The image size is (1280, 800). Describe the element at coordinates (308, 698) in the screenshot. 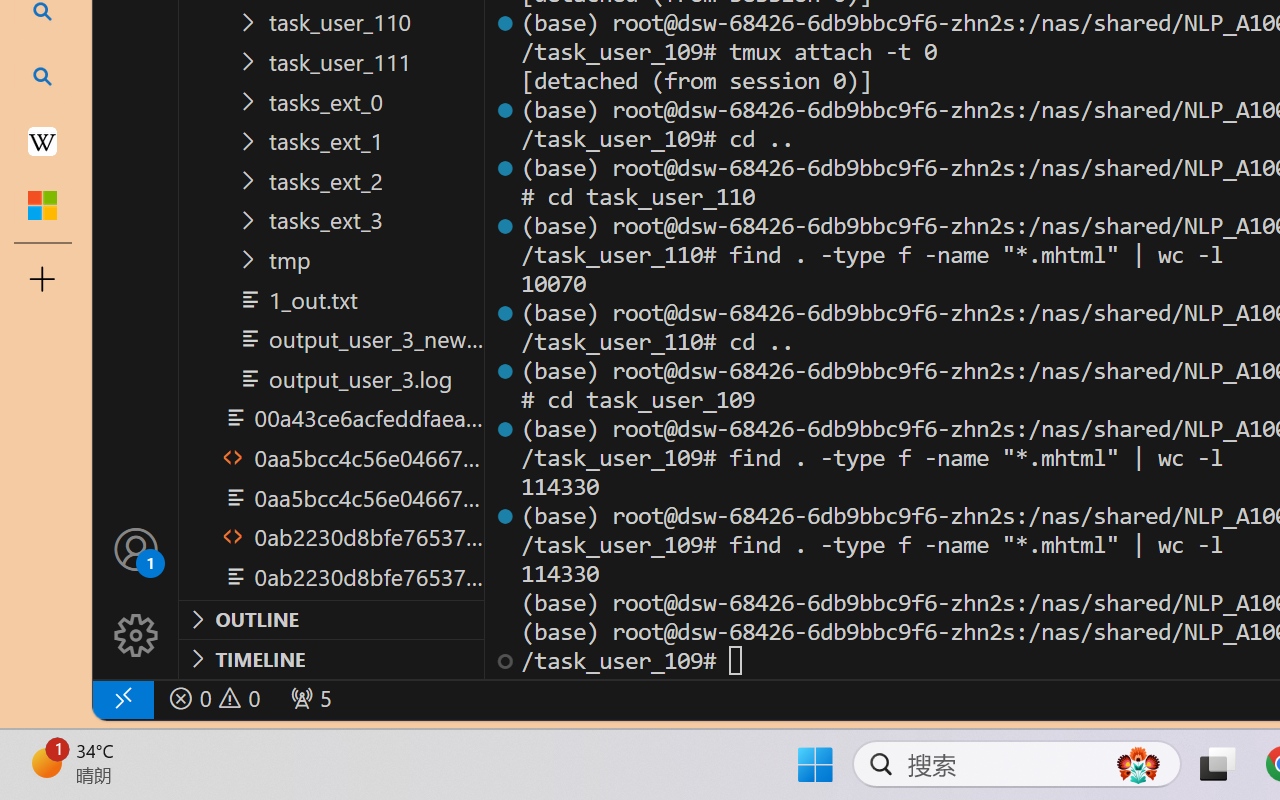

I see `'Forwarded Ports: 36301, 47065, 38781, 45817, 50331'` at that location.